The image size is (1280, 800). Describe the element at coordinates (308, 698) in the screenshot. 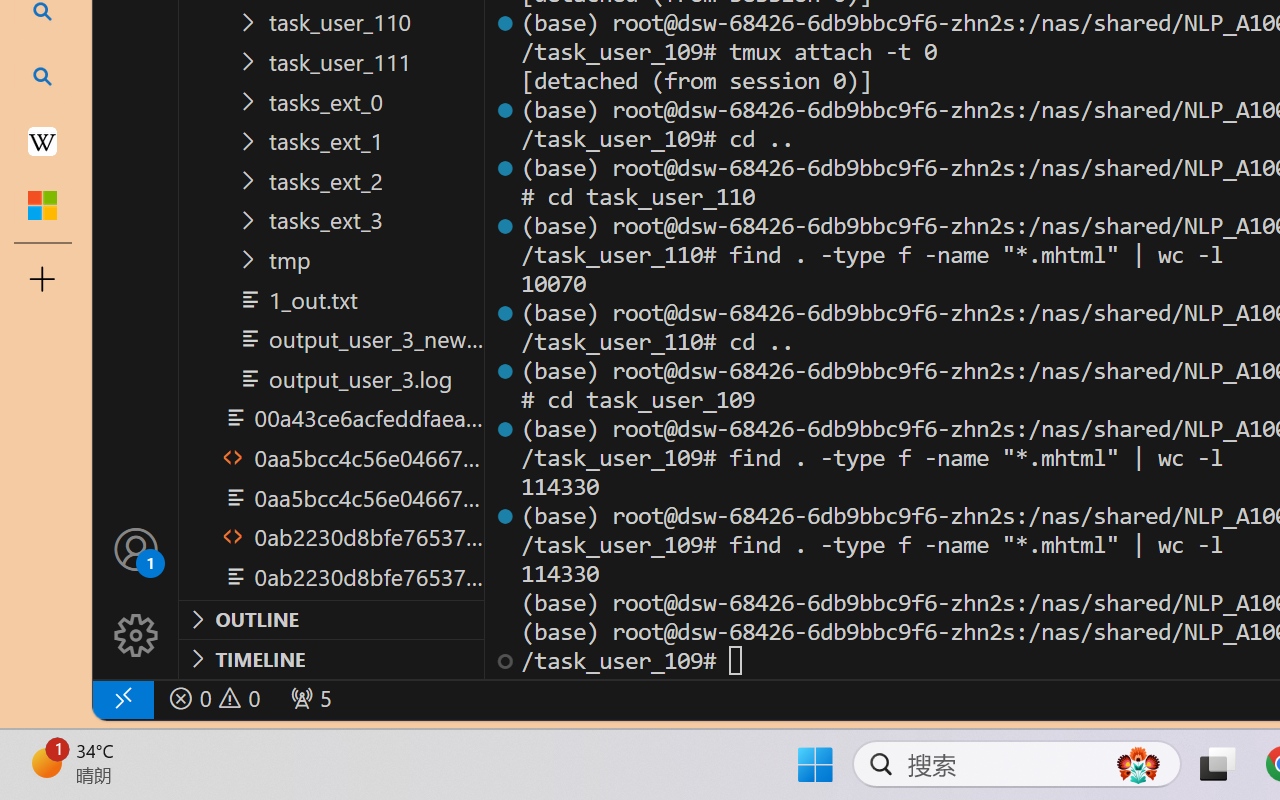

I see `'Forwarded Ports: 36301, 47065, 38781, 45817, 50331'` at that location.